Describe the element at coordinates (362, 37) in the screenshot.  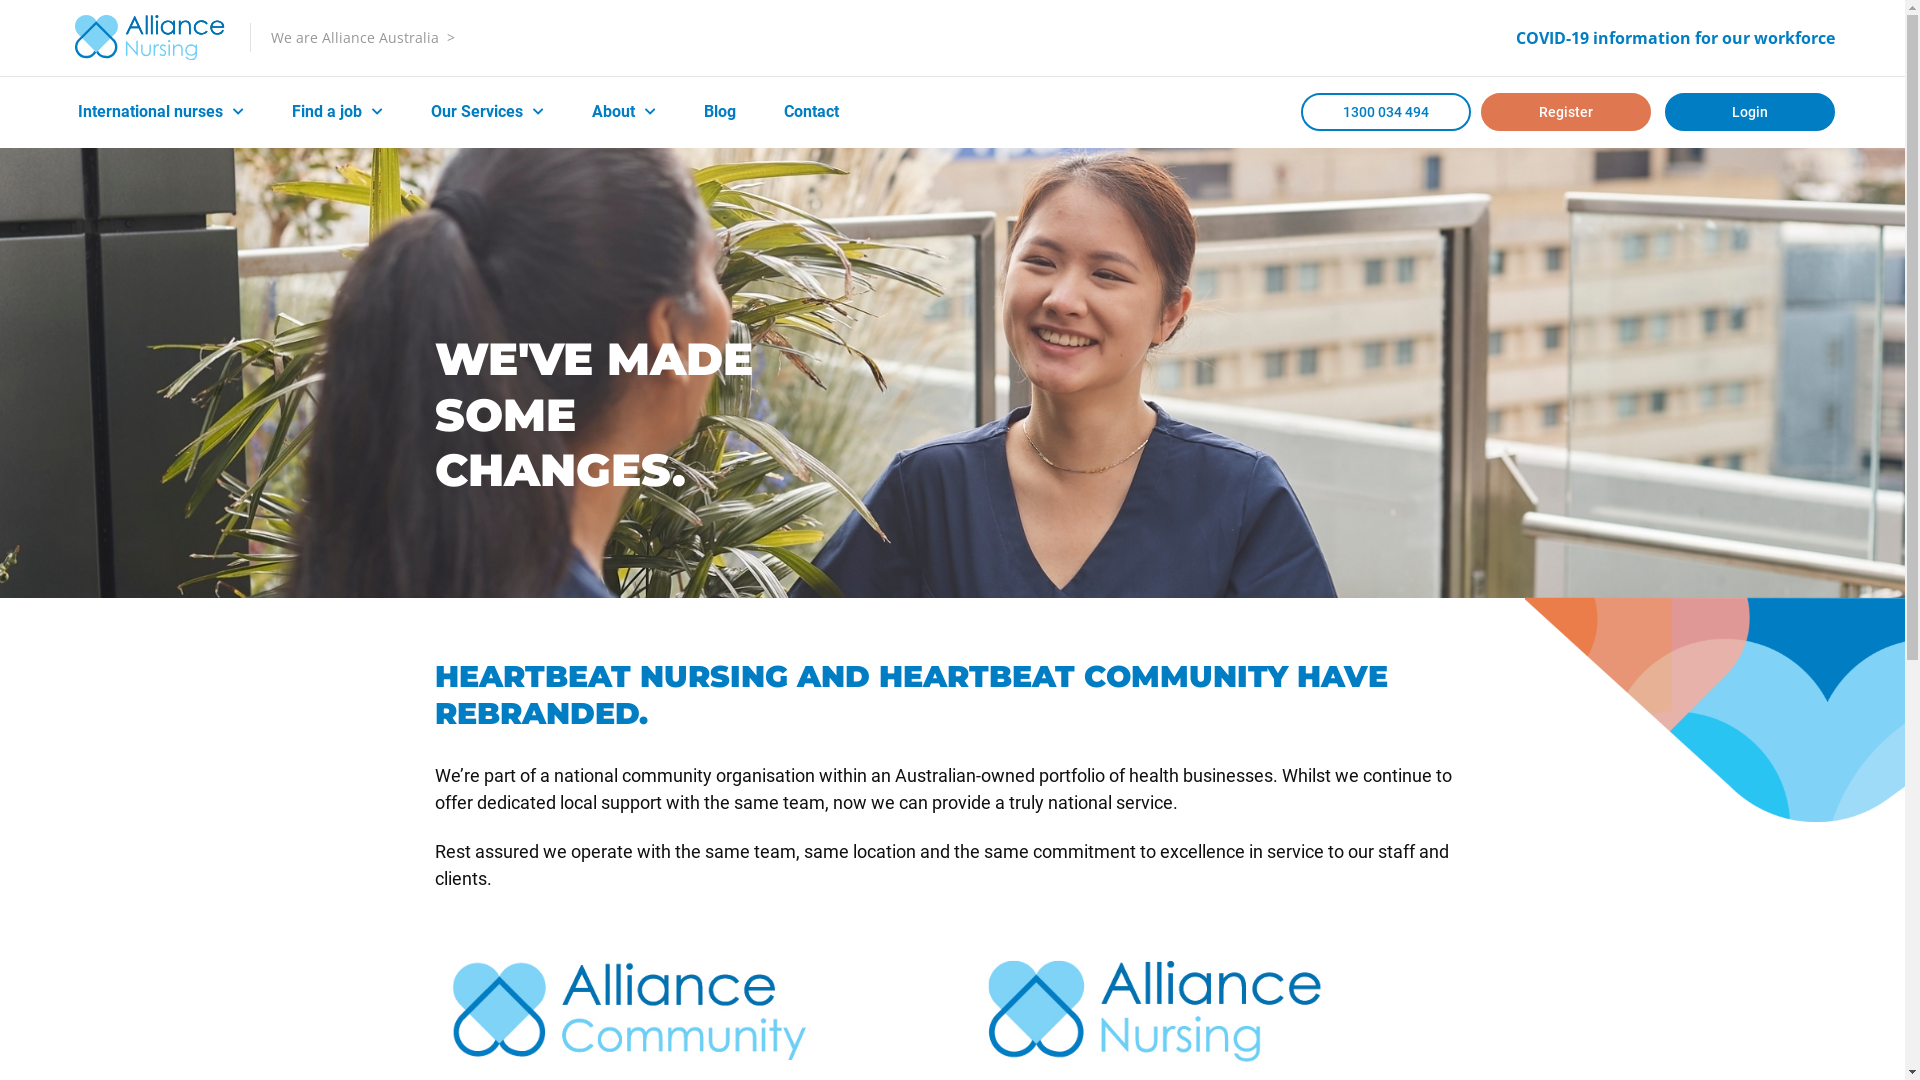
I see `'We are Alliance Australia  >'` at that location.